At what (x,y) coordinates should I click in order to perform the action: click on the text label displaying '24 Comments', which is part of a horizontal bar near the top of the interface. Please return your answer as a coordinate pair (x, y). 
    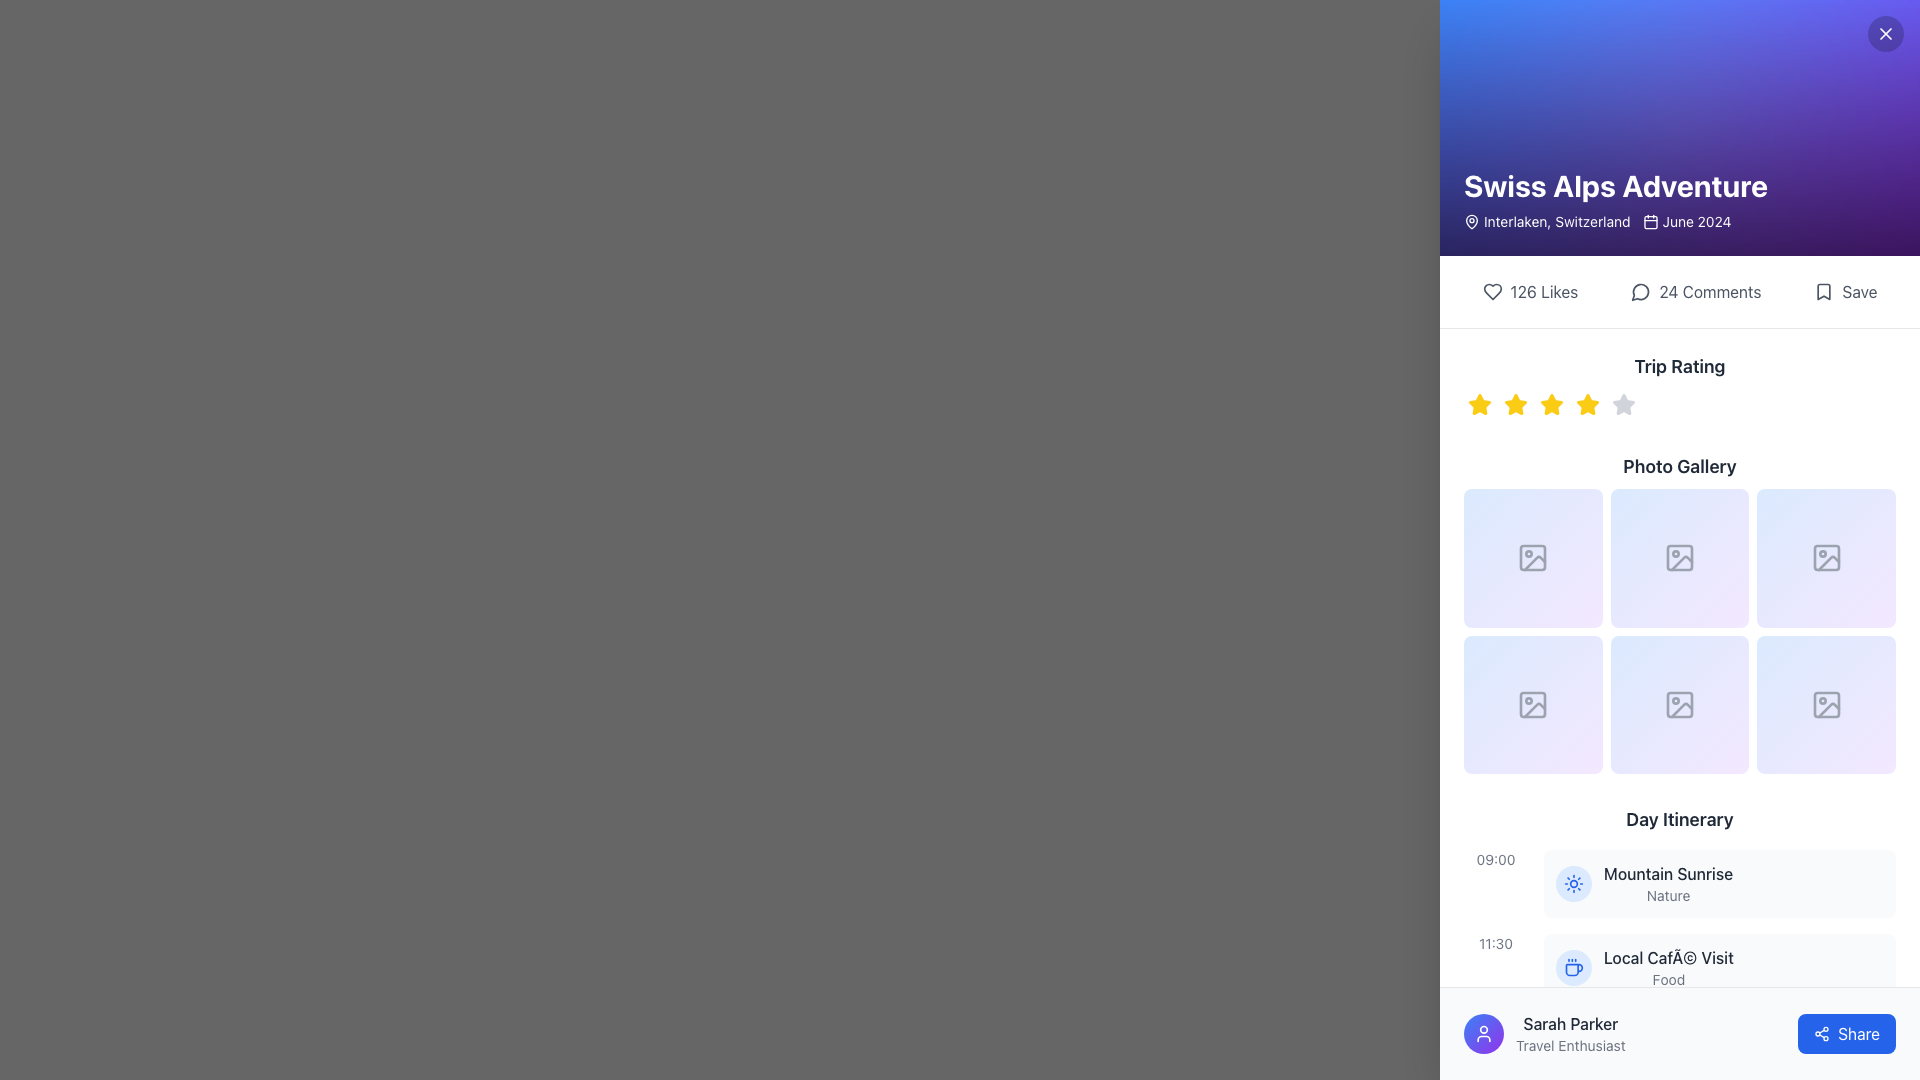
    Looking at the image, I should click on (1709, 292).